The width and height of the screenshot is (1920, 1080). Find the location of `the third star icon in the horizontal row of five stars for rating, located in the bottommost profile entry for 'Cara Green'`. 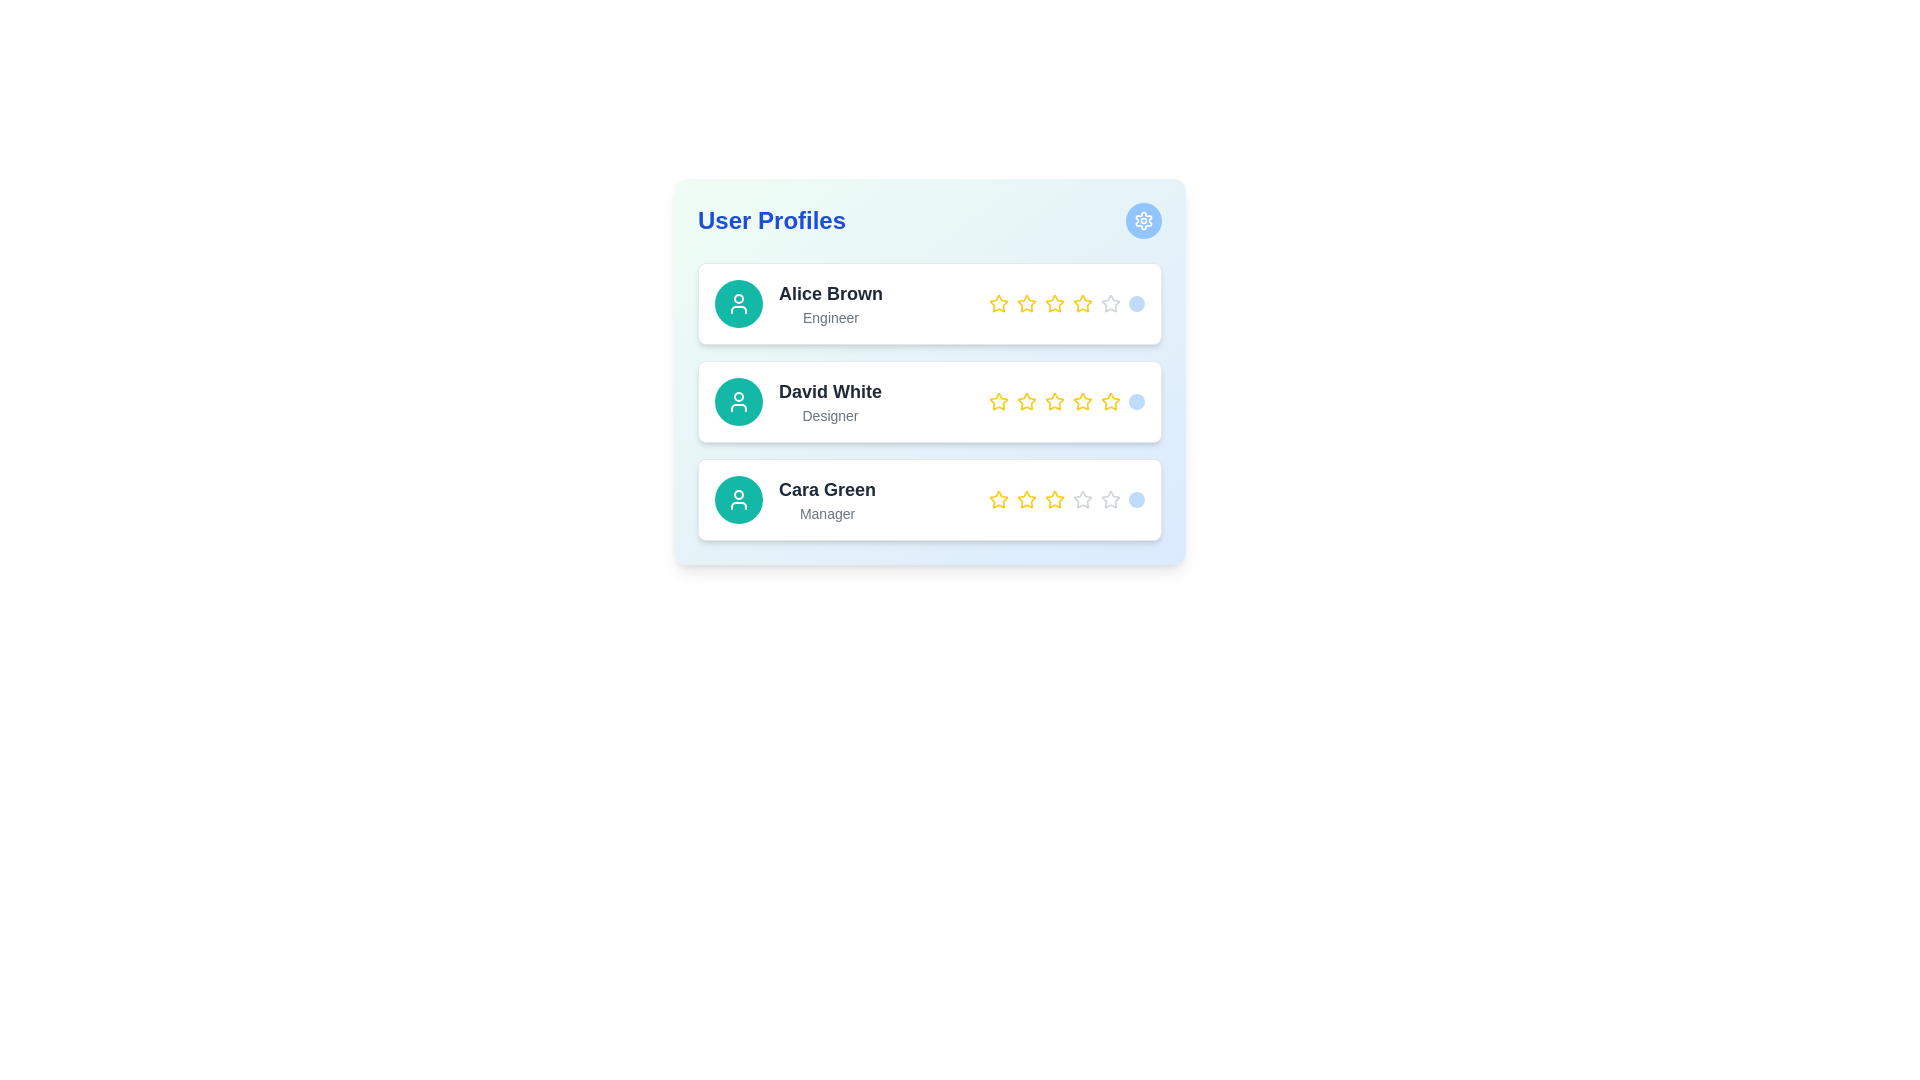

the third star icon in the horizontal row of five stars for rating, located in the bottommost profile entry for 'Cara Green' is located at coordinates (1054, 498).